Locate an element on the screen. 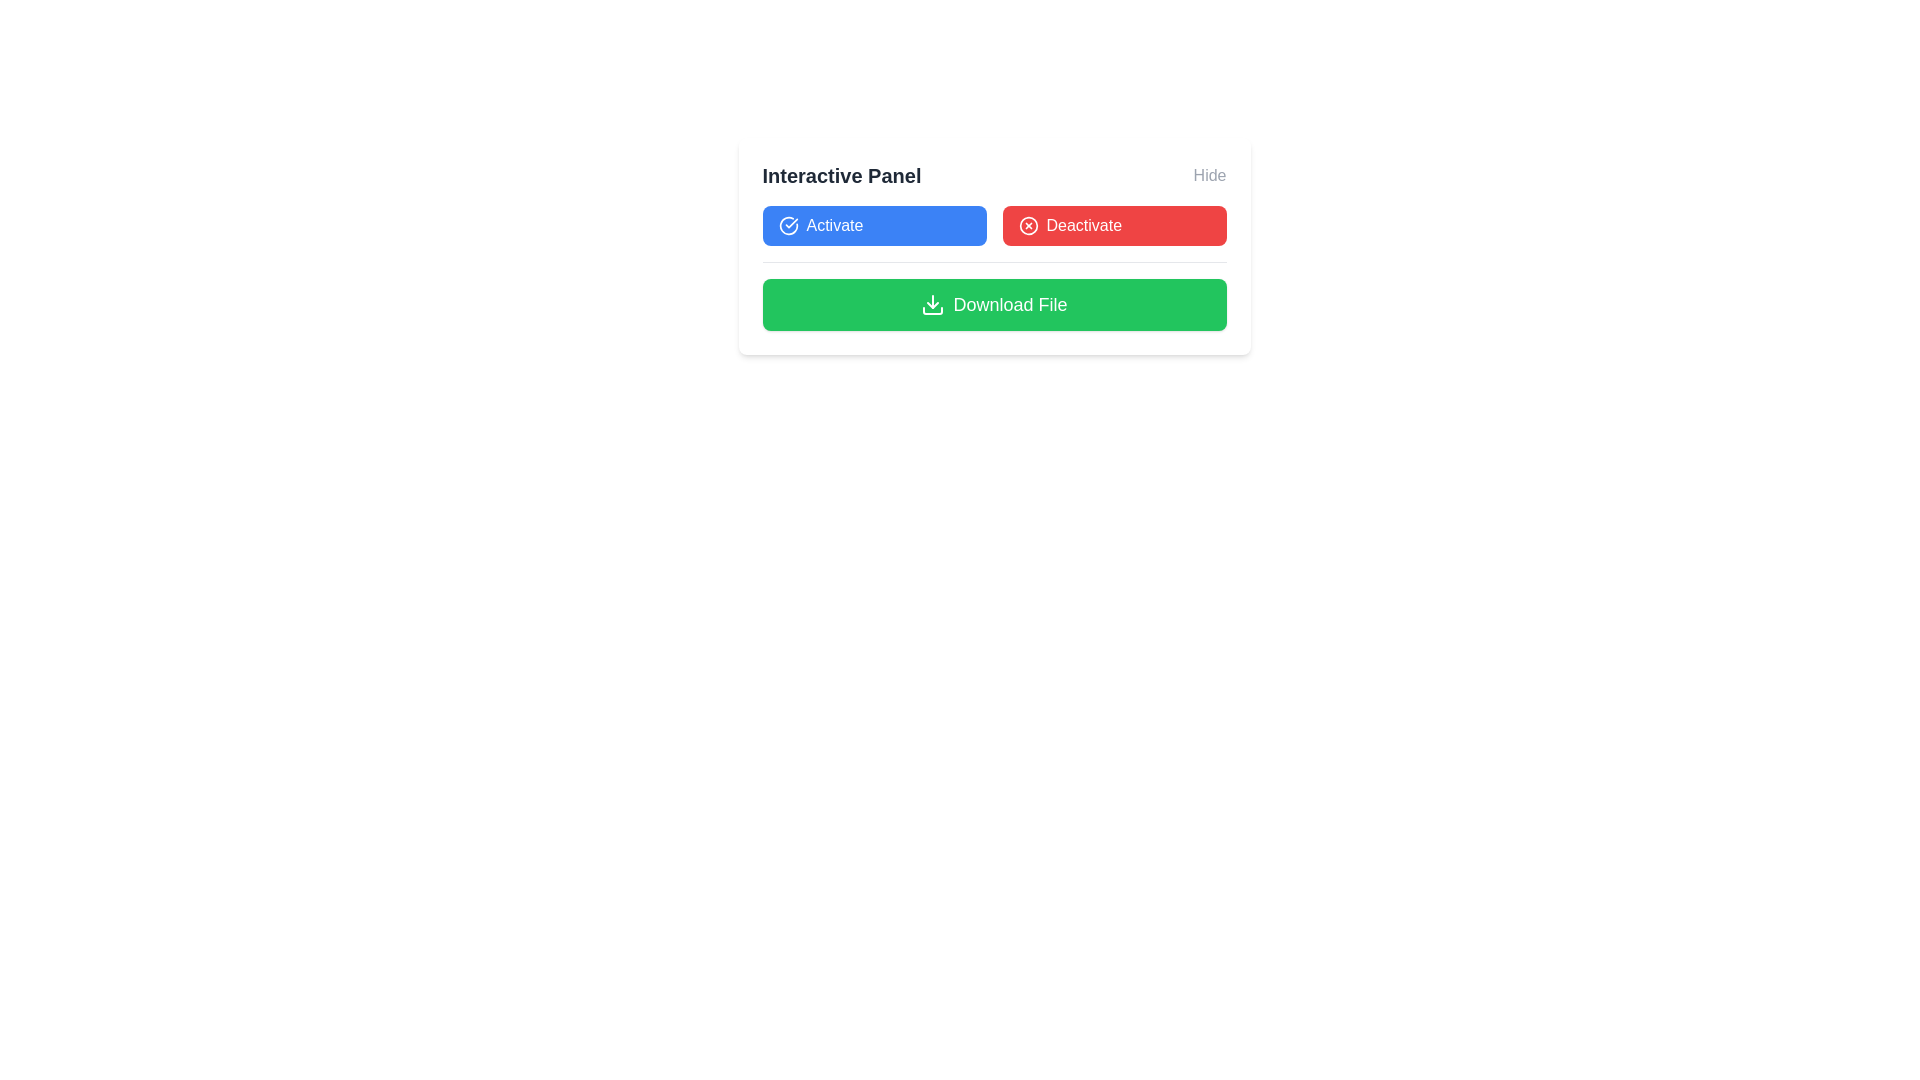 This screenshot has height=1080, width=1920. the Icon (SVG) located at the leftmost part of the 'Activate' button, which visually indicates an activation or confirmation action is located at coordinates (787, 225).